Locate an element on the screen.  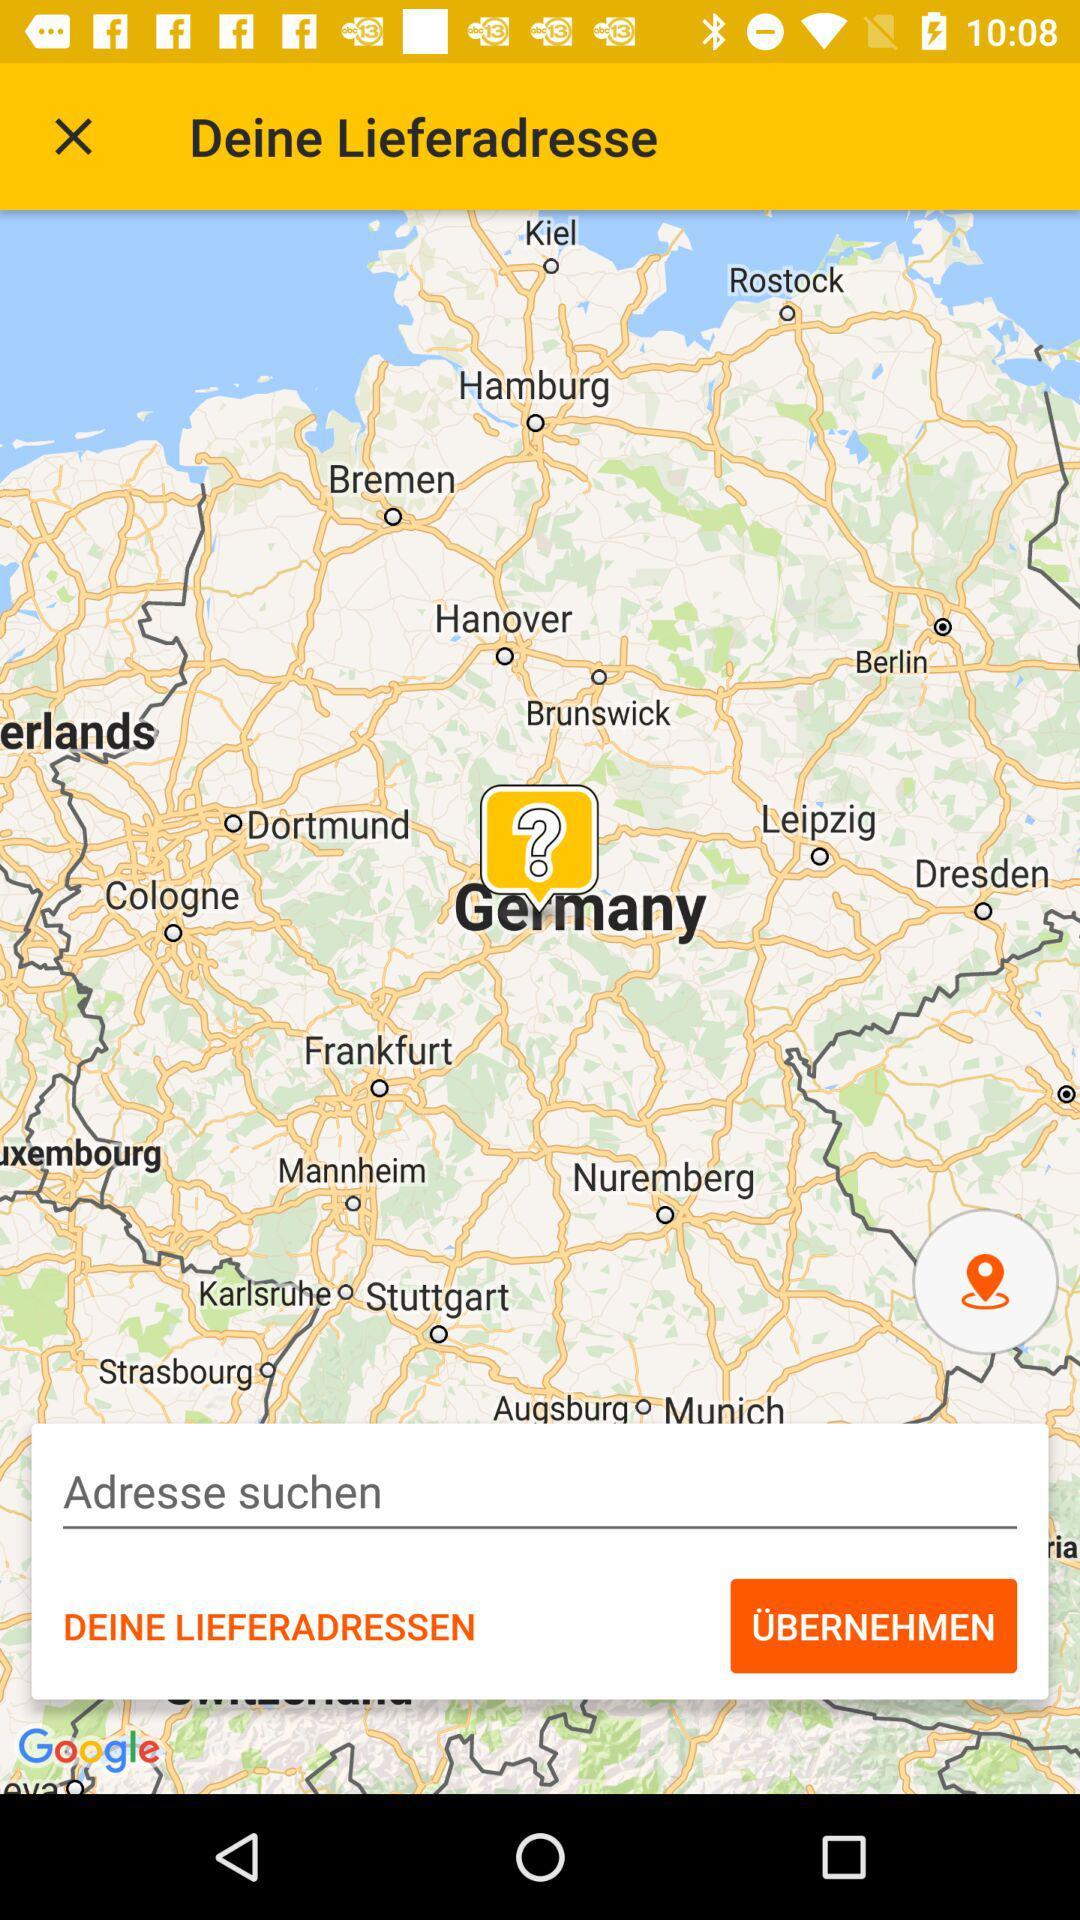
type in address box is located at coordinates (540, 1491).